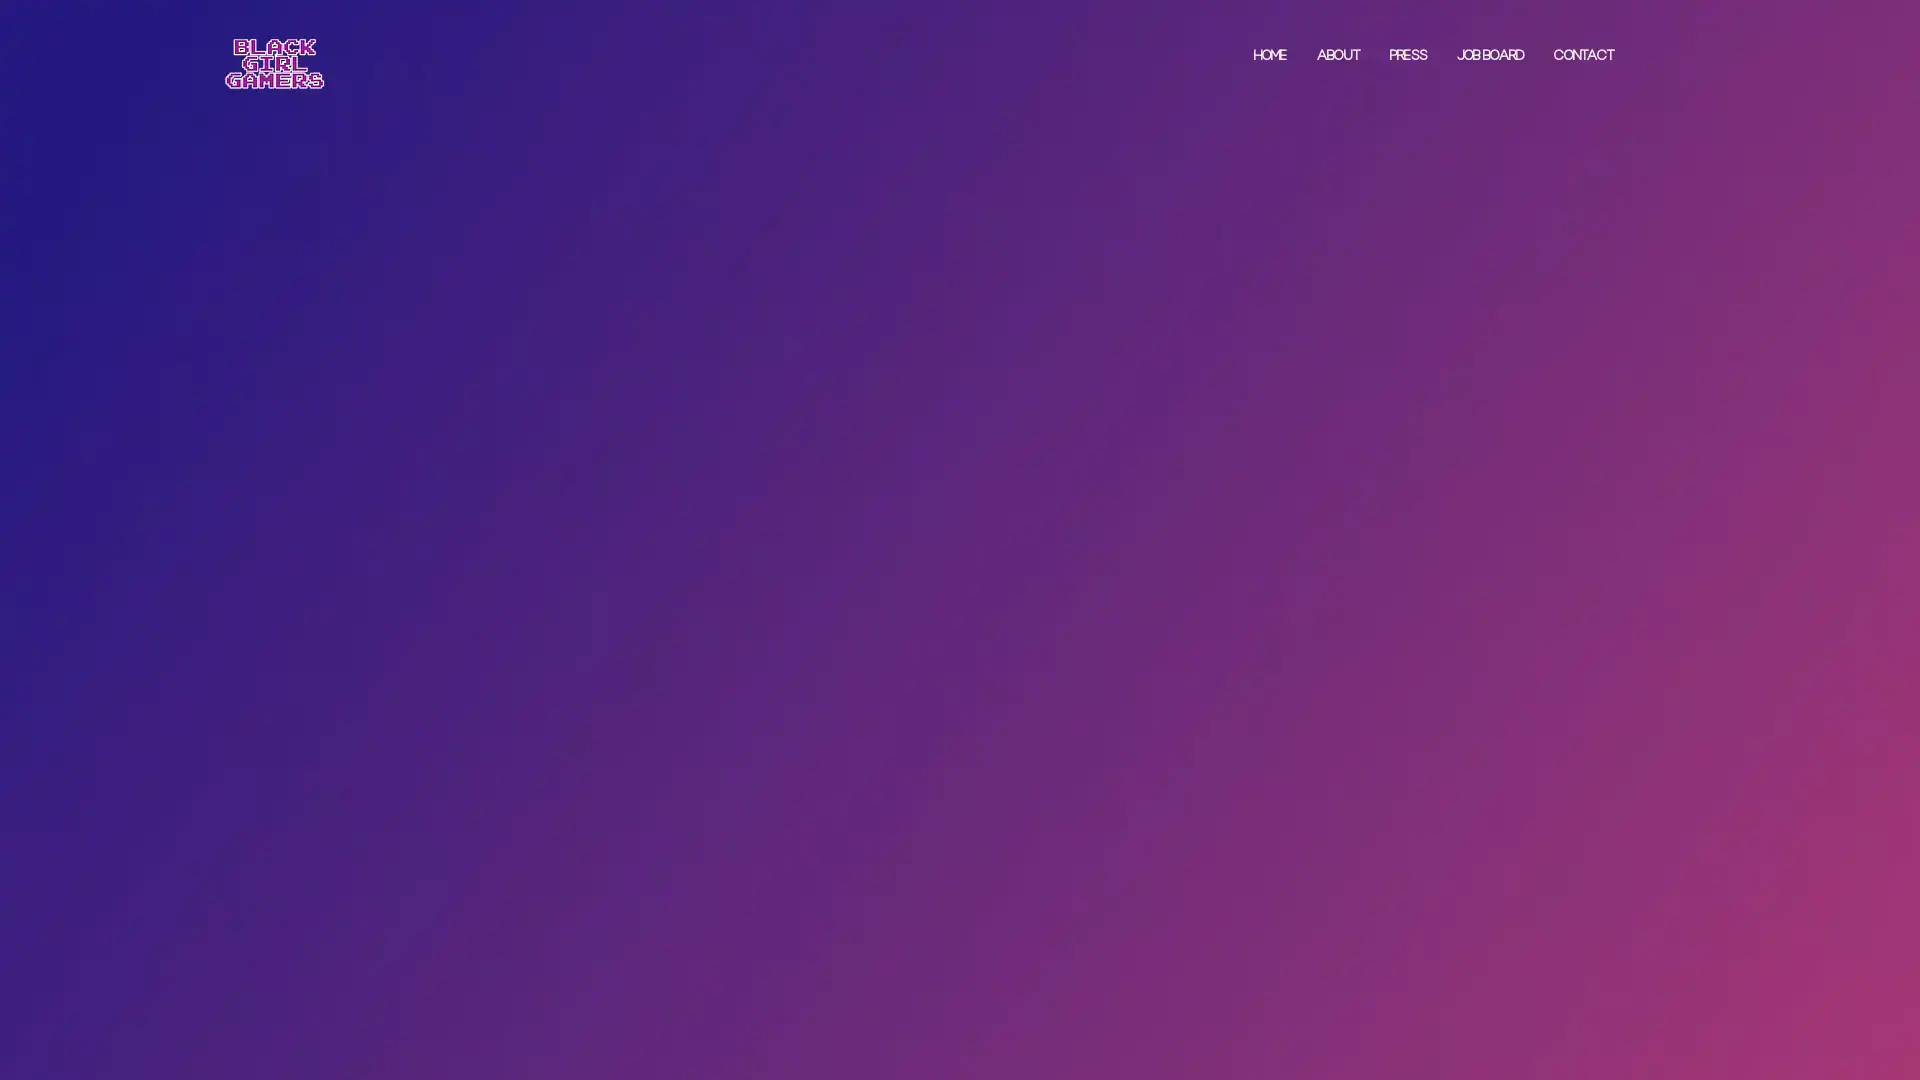 The width and height of the screenshot is (1920, 1080). What do you see at coordinates (1895, 1047) in the screenshot?
I see `Close` at bounding box center [1895, 1047].